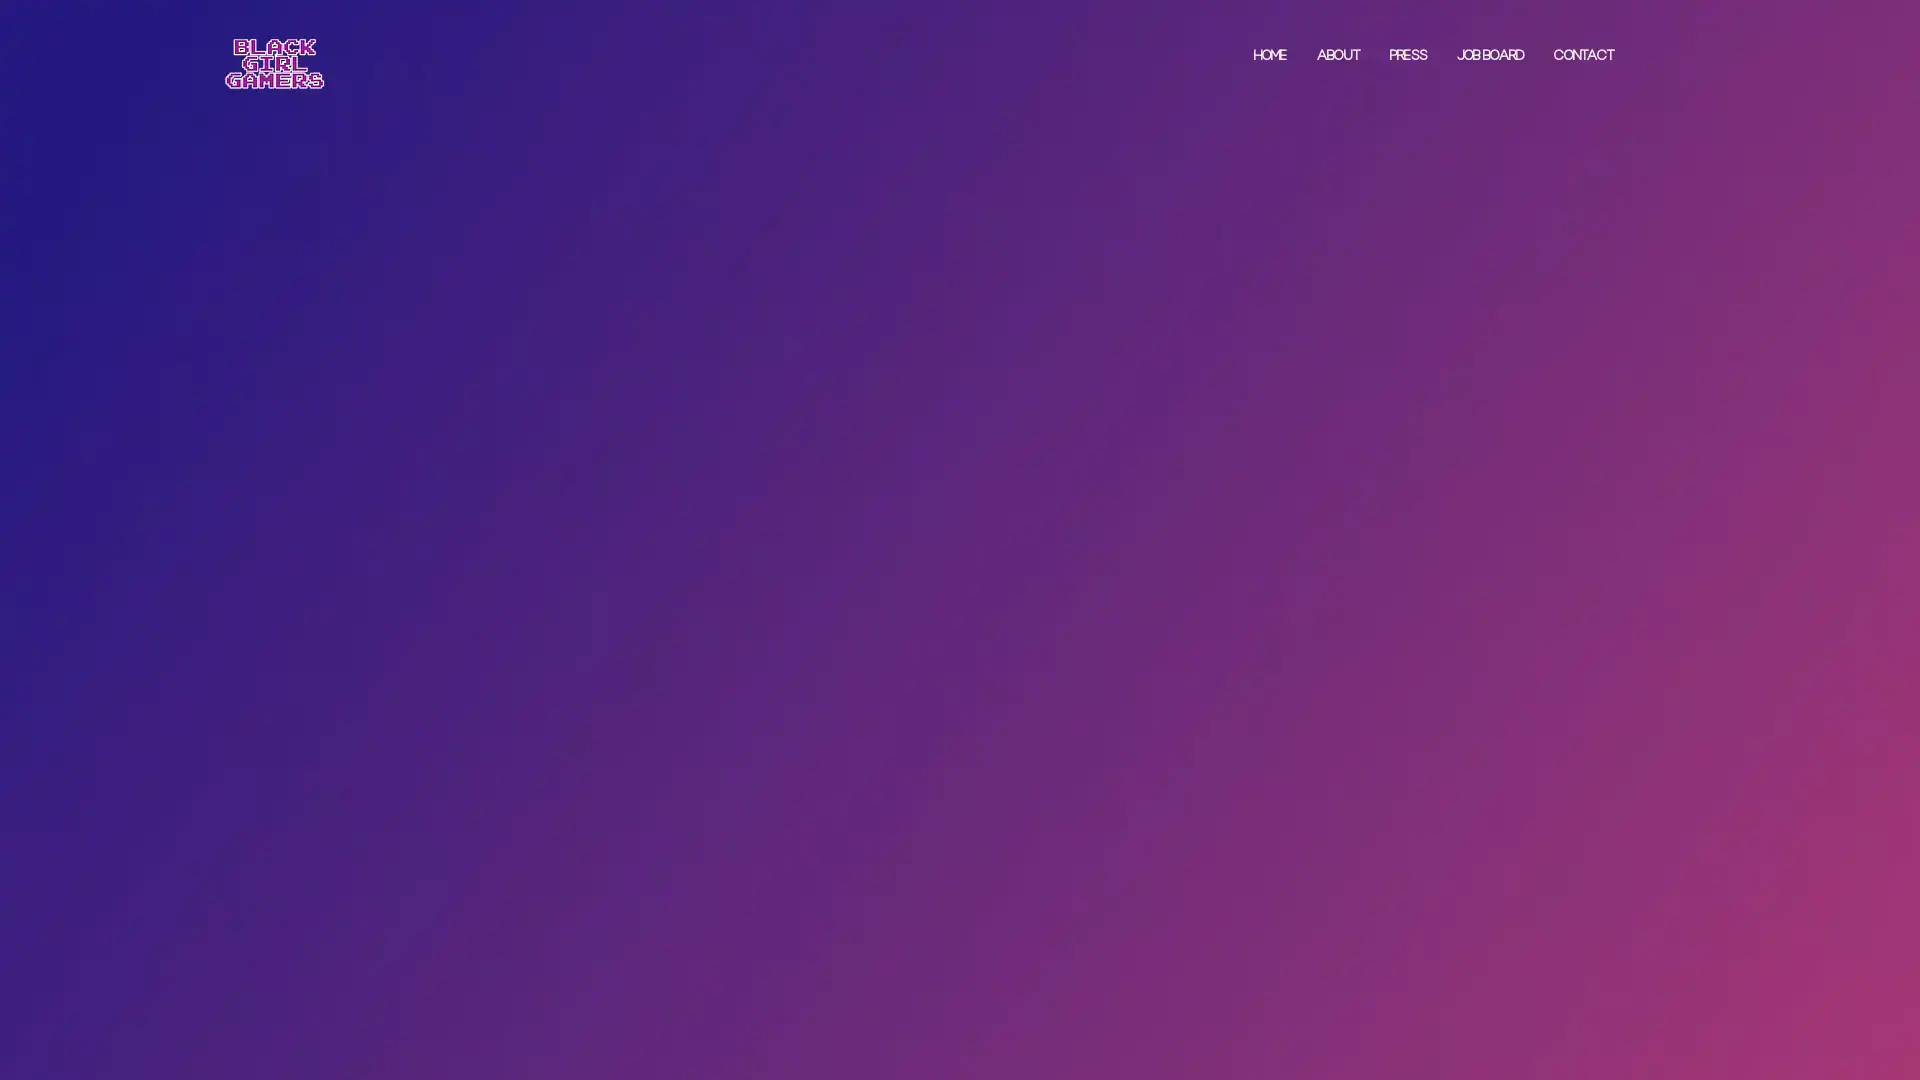 The width and height of the screenshot is (1920, 1080). What do you see at coordinates (1895, 1047) in the screenshot?
I see `Close` at bounding box center [1895, 1047].